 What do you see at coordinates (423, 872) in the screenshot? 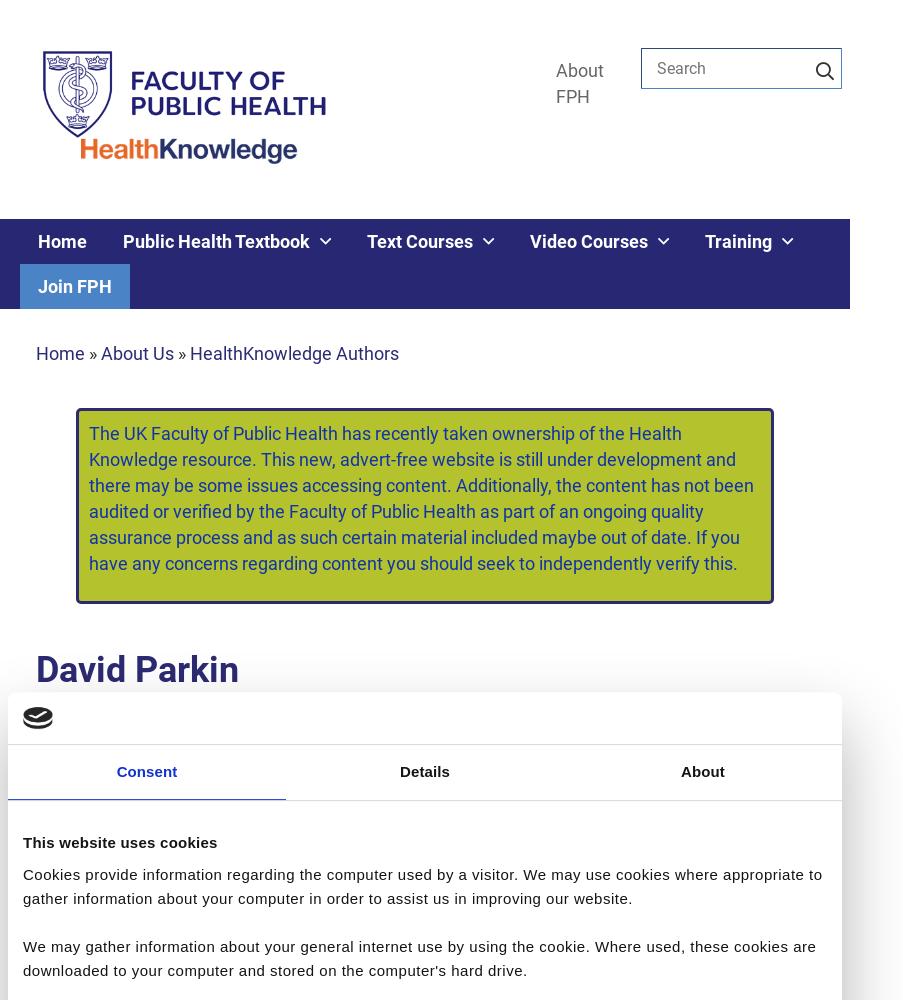
I see `'Professor David Parkin is Visiting Professor at City, University of London and Senior Visiting Fellow at the Office of Health Economics, London.  His most recent employment was as Professor of Health Economics in the Division of Health and Social Care Research at King’s College London, and was previously Chief Economist at a Strategic Health Authority within the UK’s National Health Service.  Before joining the NHS, David was a professor in the Economics Department at City University London. Earlier posts included 15 years in the academic Public Health department at Newcastle University and health economics research posts in Aberdeen and Manchester.  He has been an Honorary Member of the Faculty of Public Health since 1998.'` at bounding box center [423, 872].